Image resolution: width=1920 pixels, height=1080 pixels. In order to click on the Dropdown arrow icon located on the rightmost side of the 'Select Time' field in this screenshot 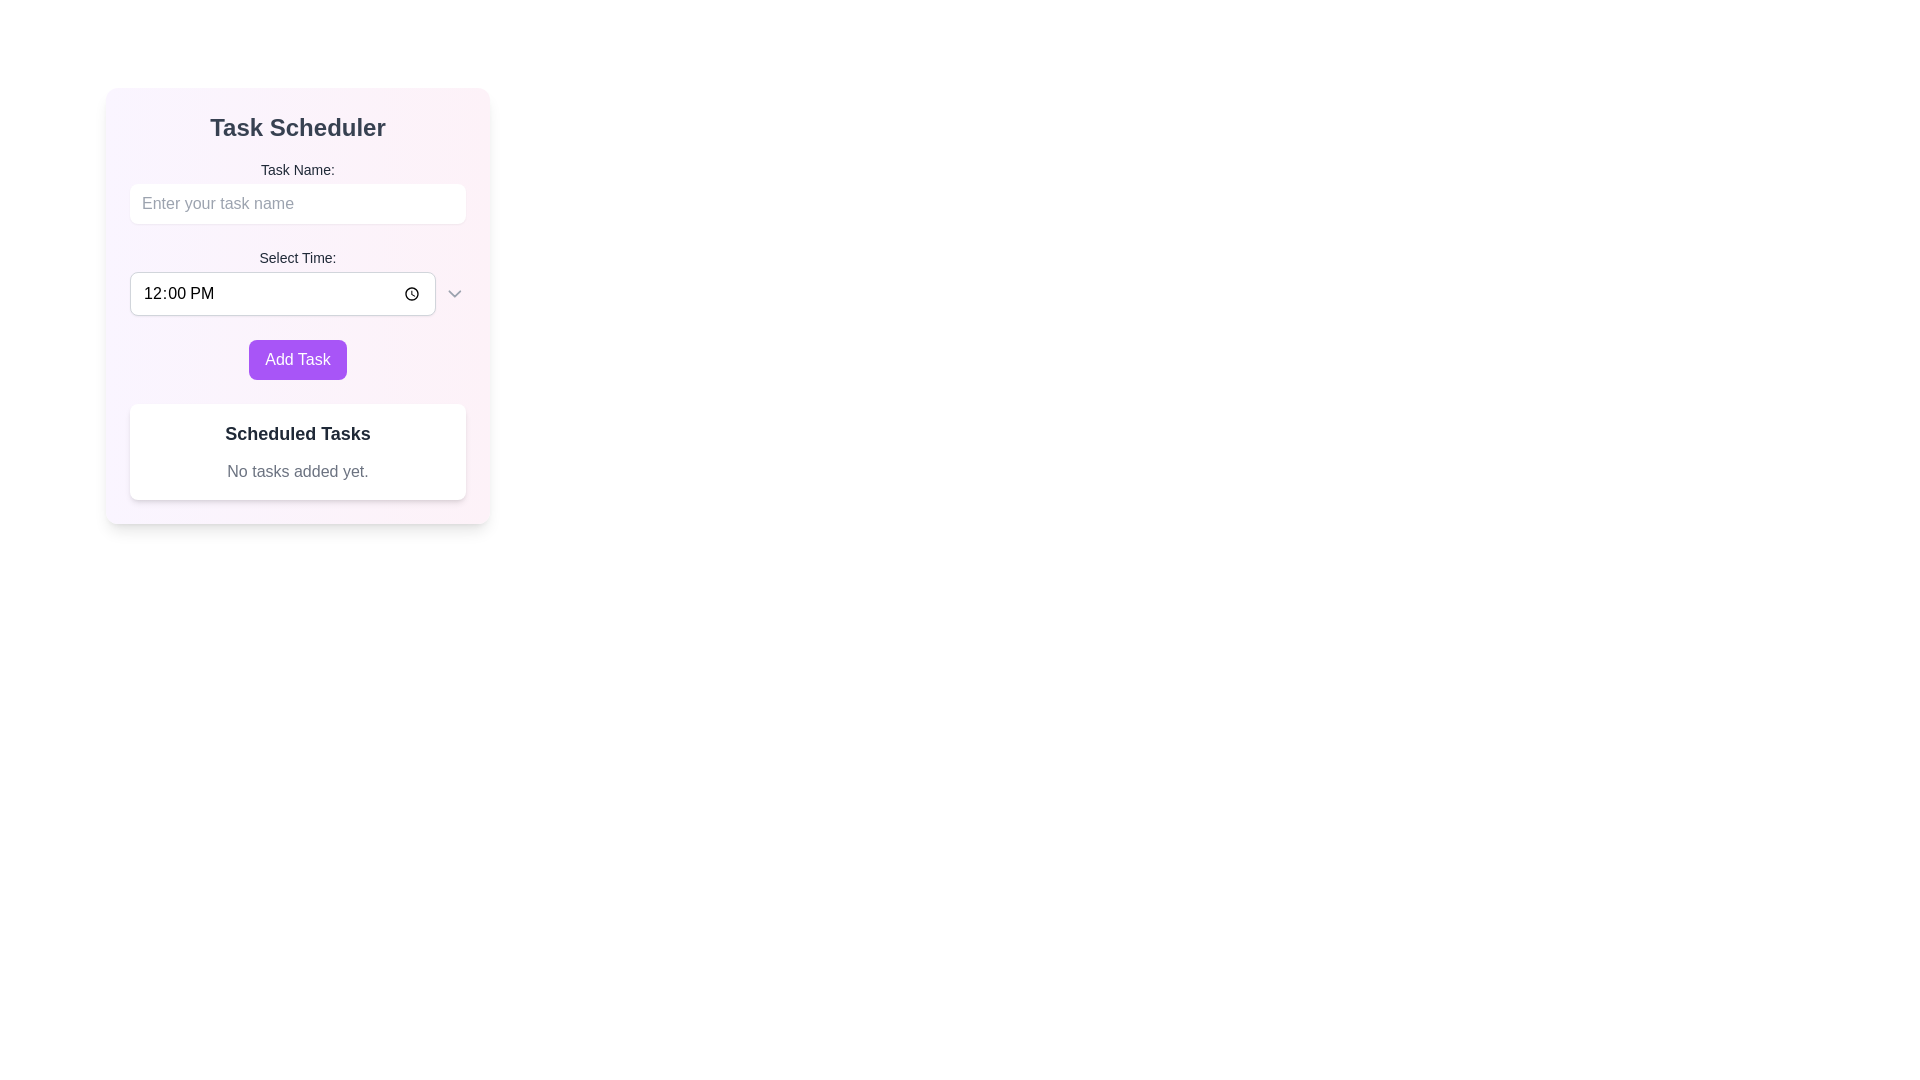, I will do `click(454, 293)`.